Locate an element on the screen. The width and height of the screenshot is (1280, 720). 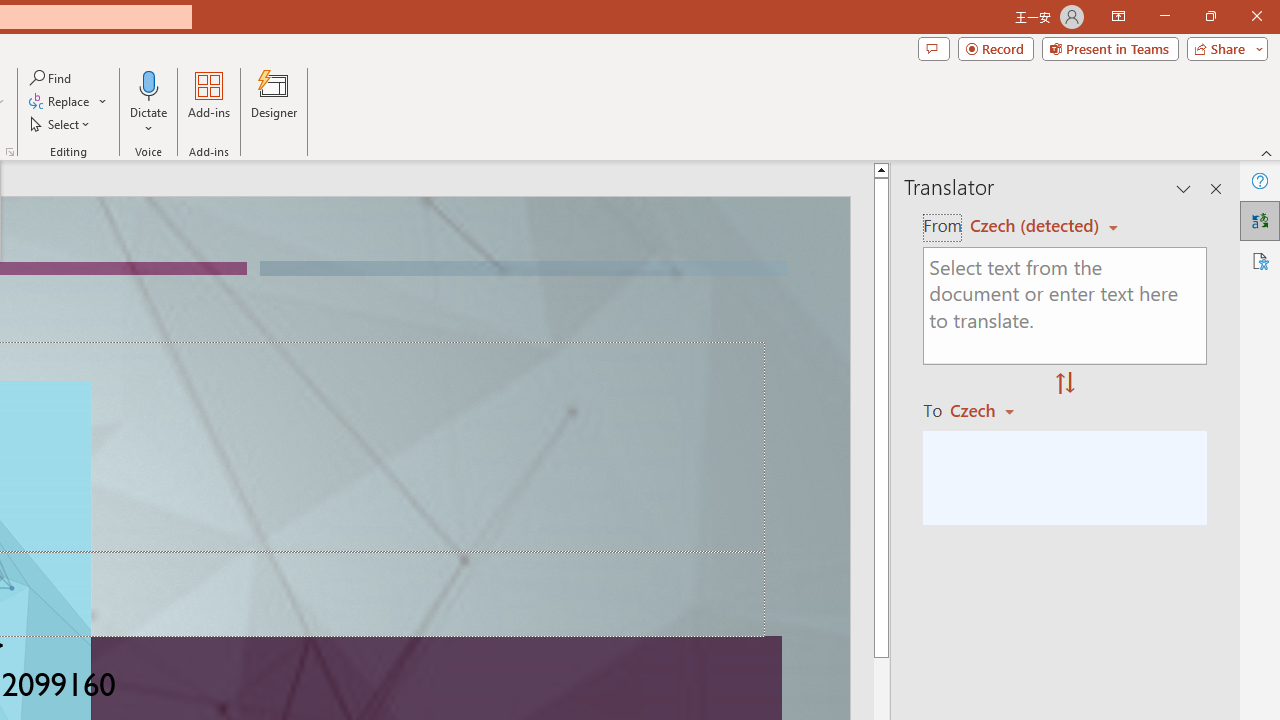
'Czech' is located at coordinates (991, 409).